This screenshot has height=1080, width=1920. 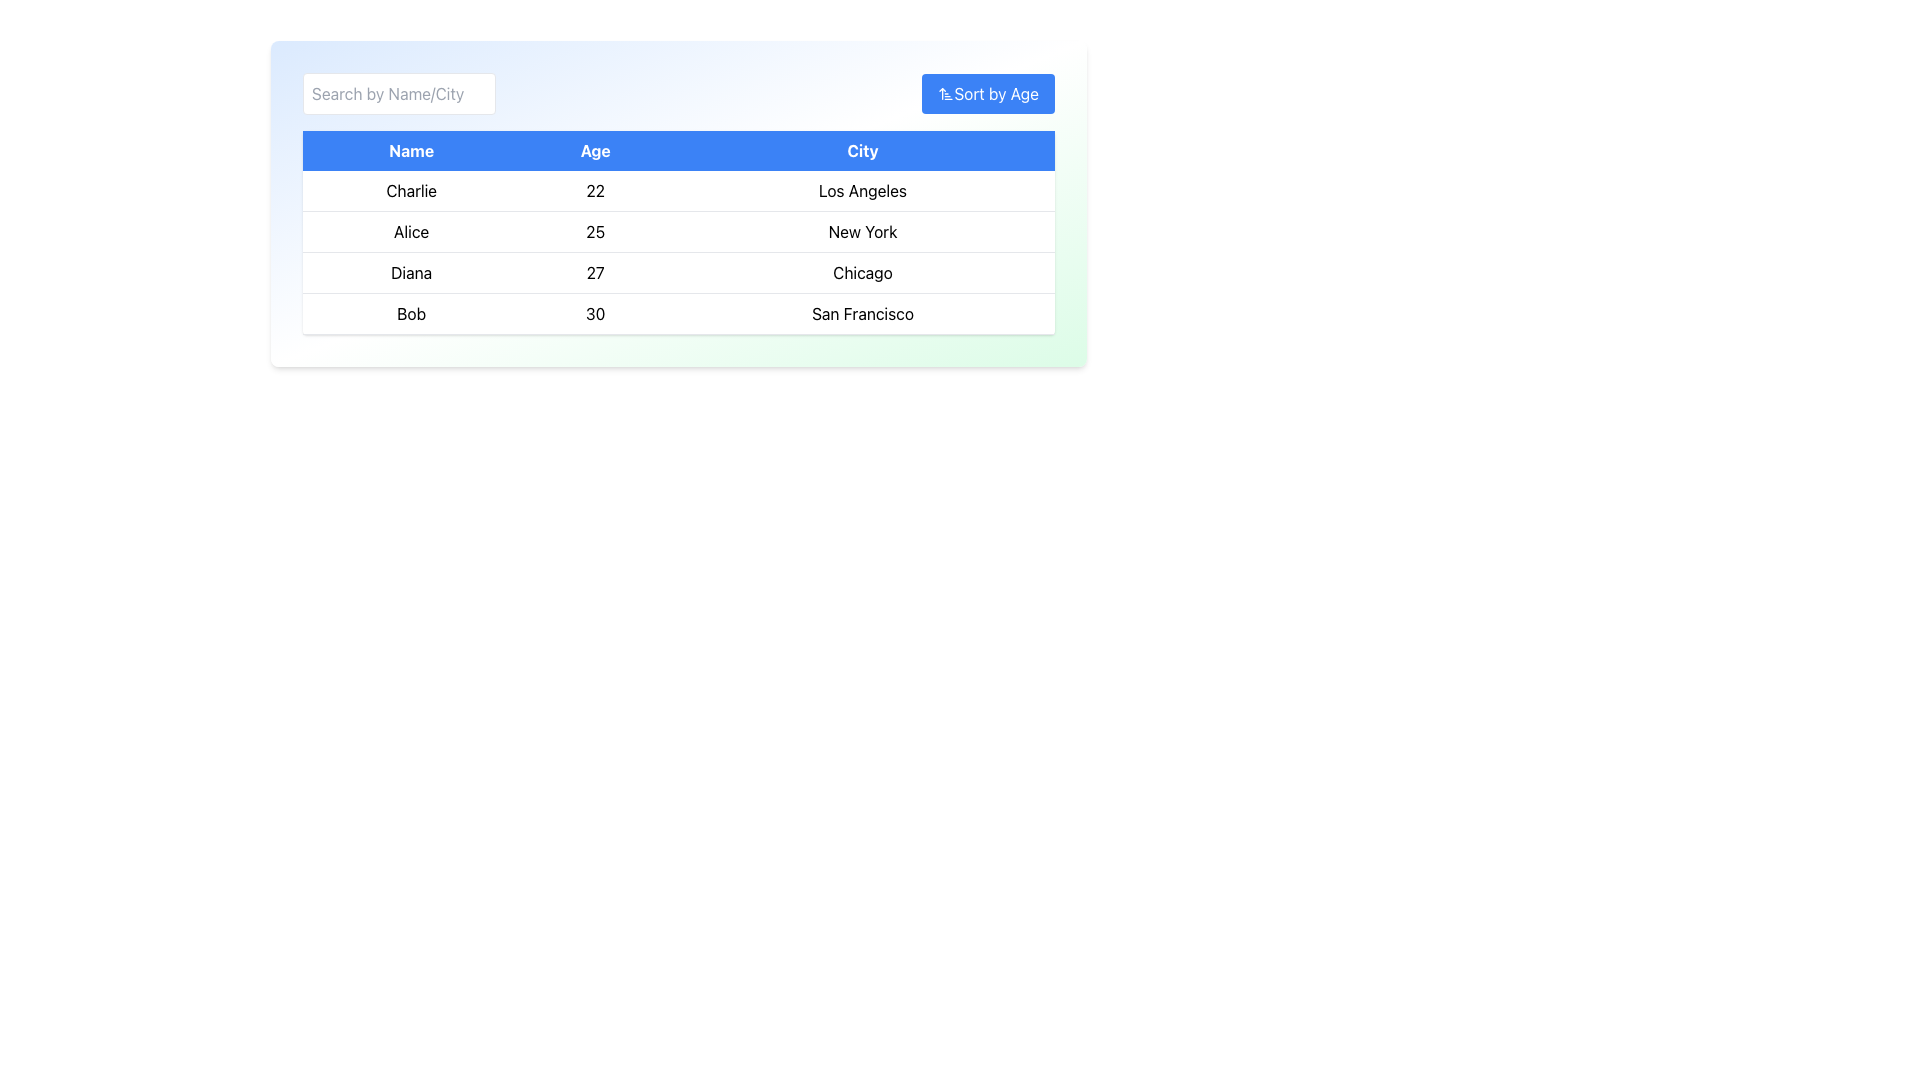 I want to click on the text '27' displayed in bold font under the 'Age' column in the third row of the table, which is located between the 'Name' column with 'Diana' and the 'City' column with 'Chicago', so click(x=594, y=273).